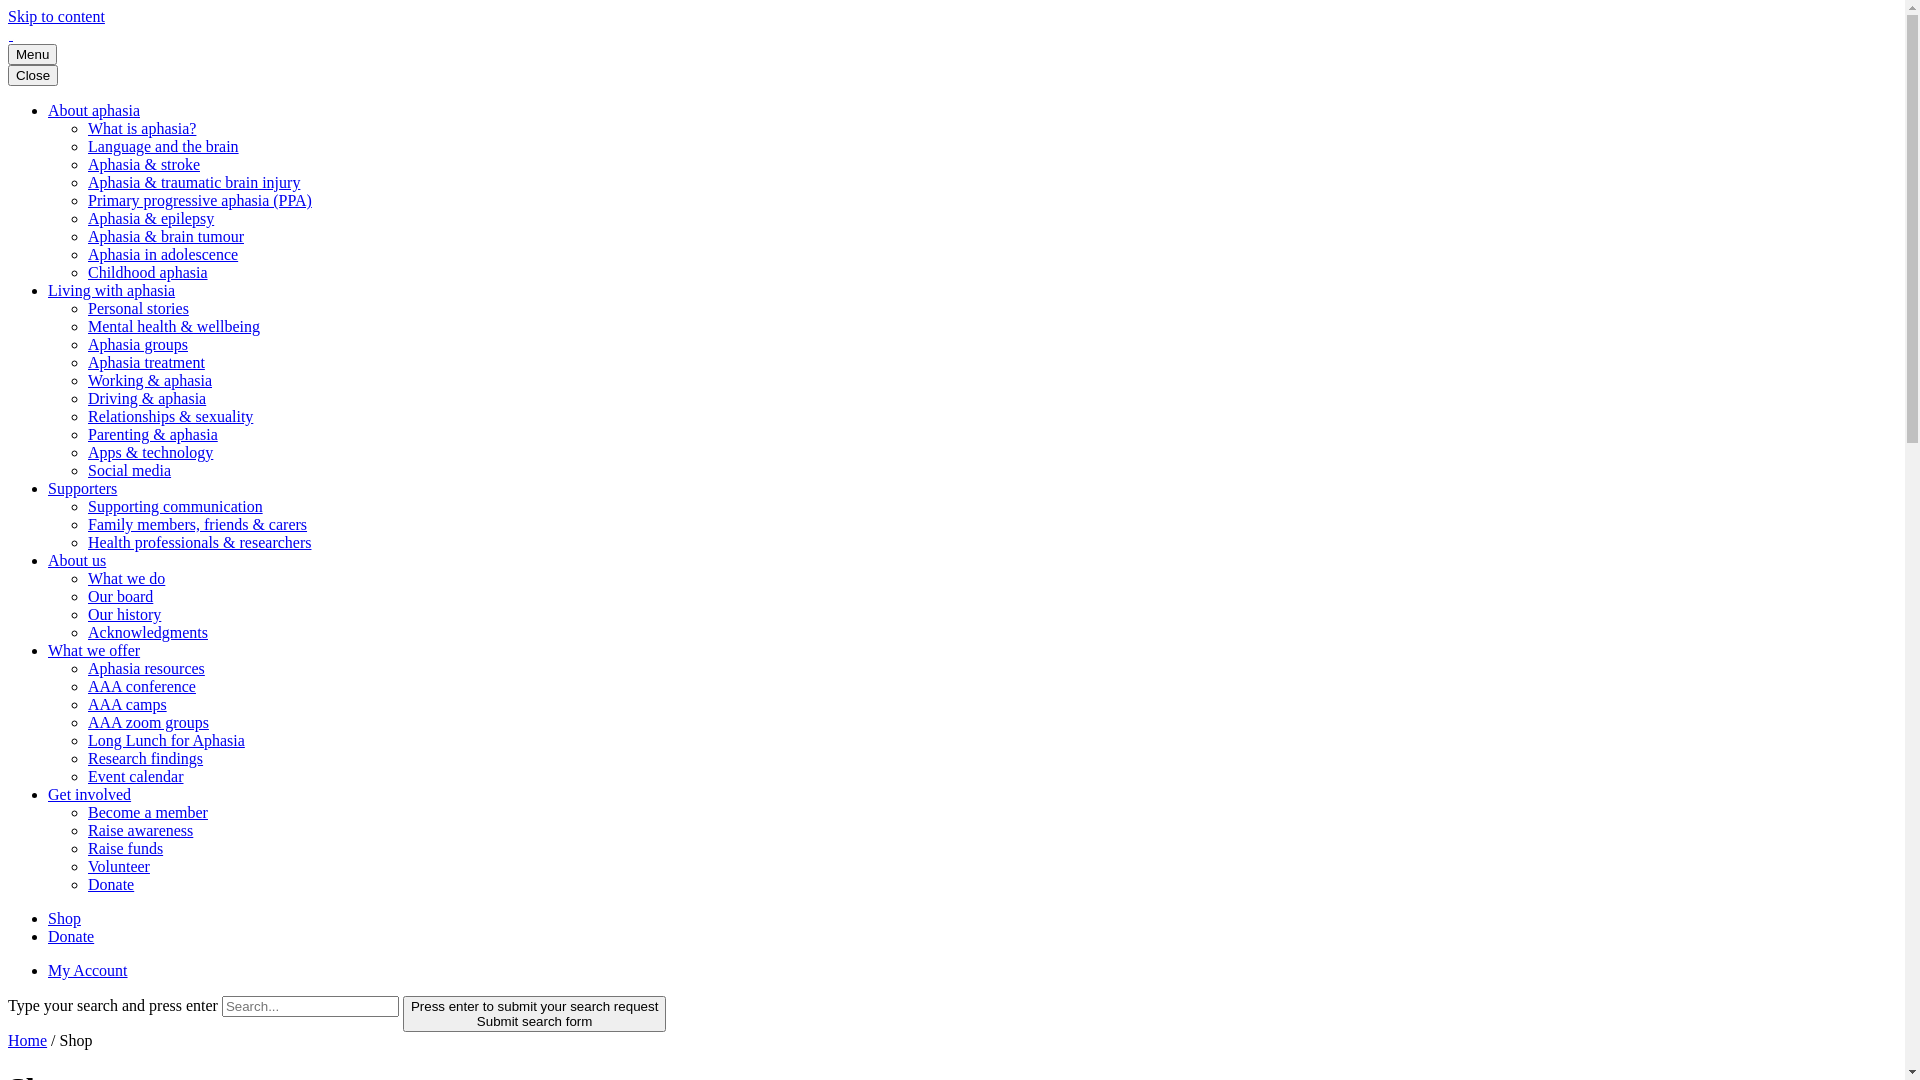  Describe the element at coordinates (143, 163) in the screenshot. I see `'Aphasia & stroke'` at that location.